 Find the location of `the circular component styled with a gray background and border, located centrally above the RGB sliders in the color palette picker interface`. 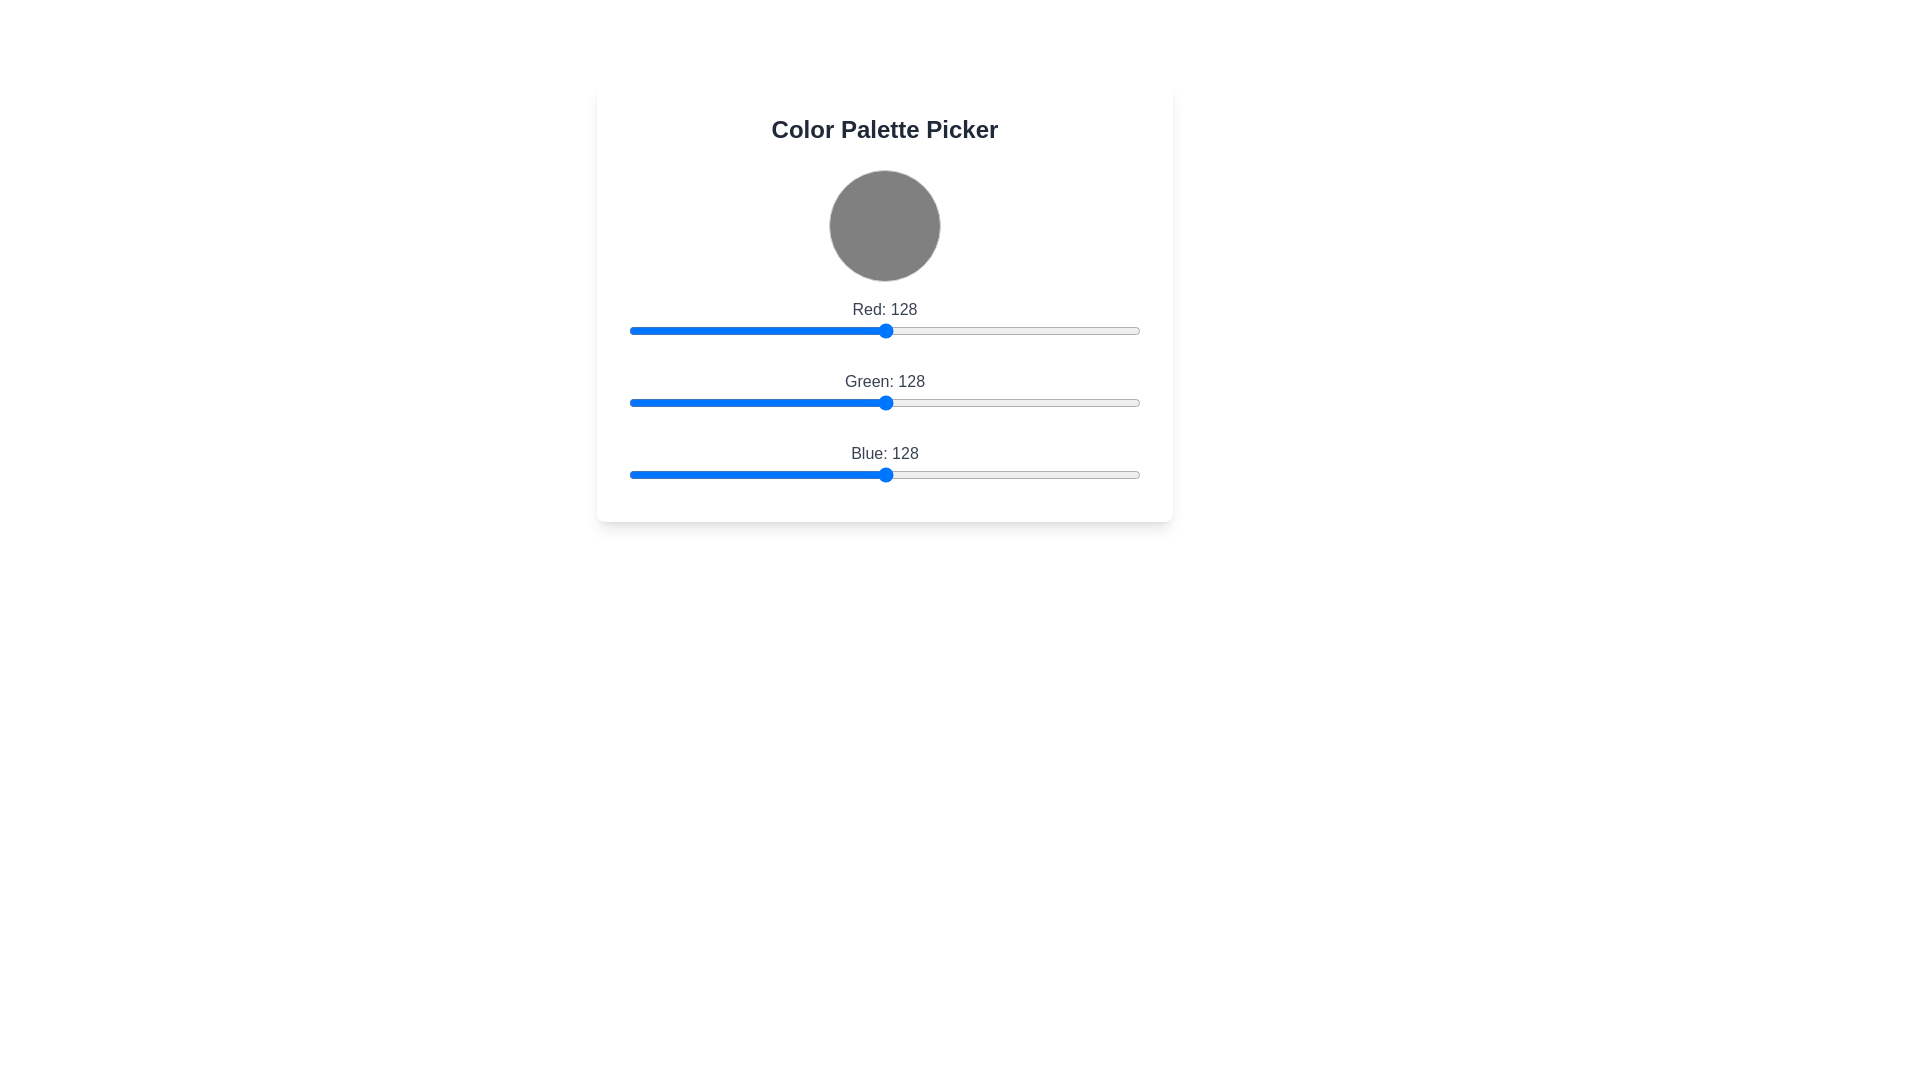

the circular component styled with a gray background and border, located centrally above the RGB sliders in the color palette picker interface is located at coordinates (883, 225).